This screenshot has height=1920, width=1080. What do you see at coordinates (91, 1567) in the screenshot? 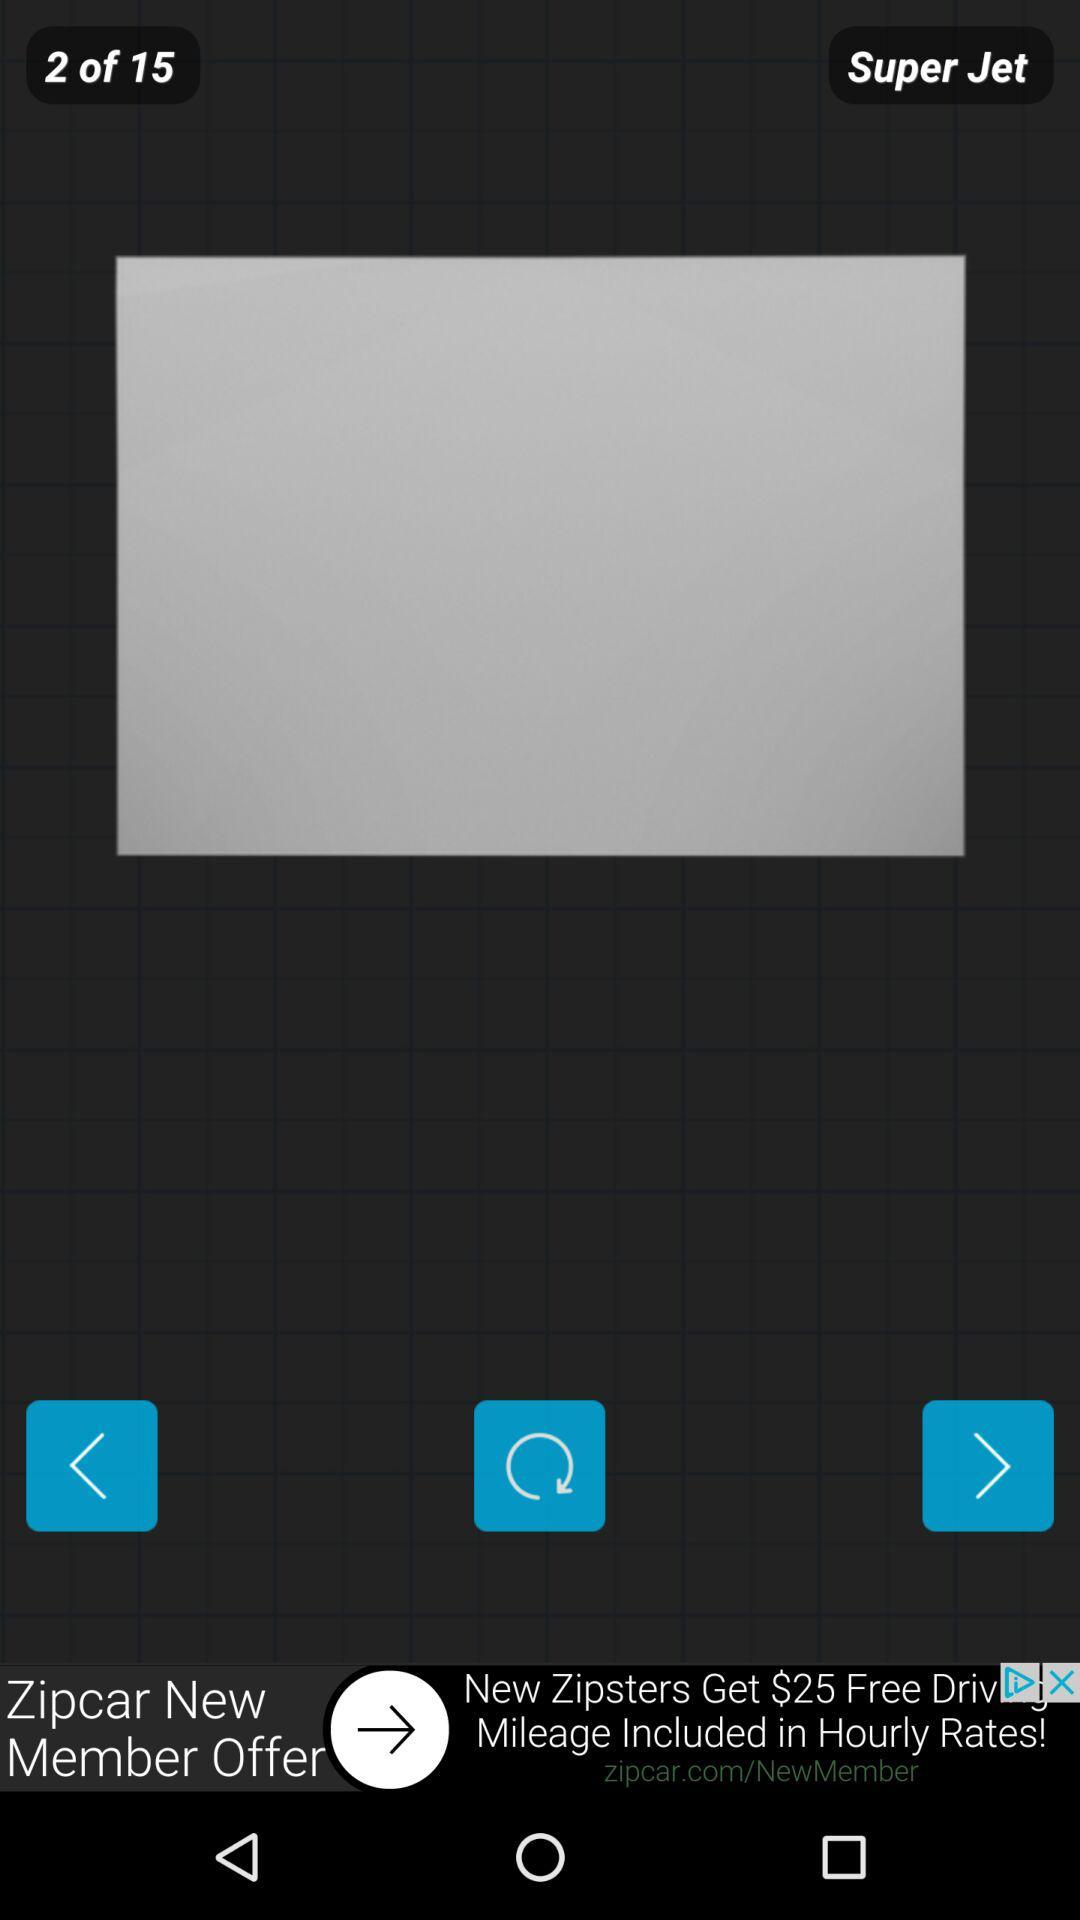
I see `the arrow_backward icon` at bounding box center [91, 1567].